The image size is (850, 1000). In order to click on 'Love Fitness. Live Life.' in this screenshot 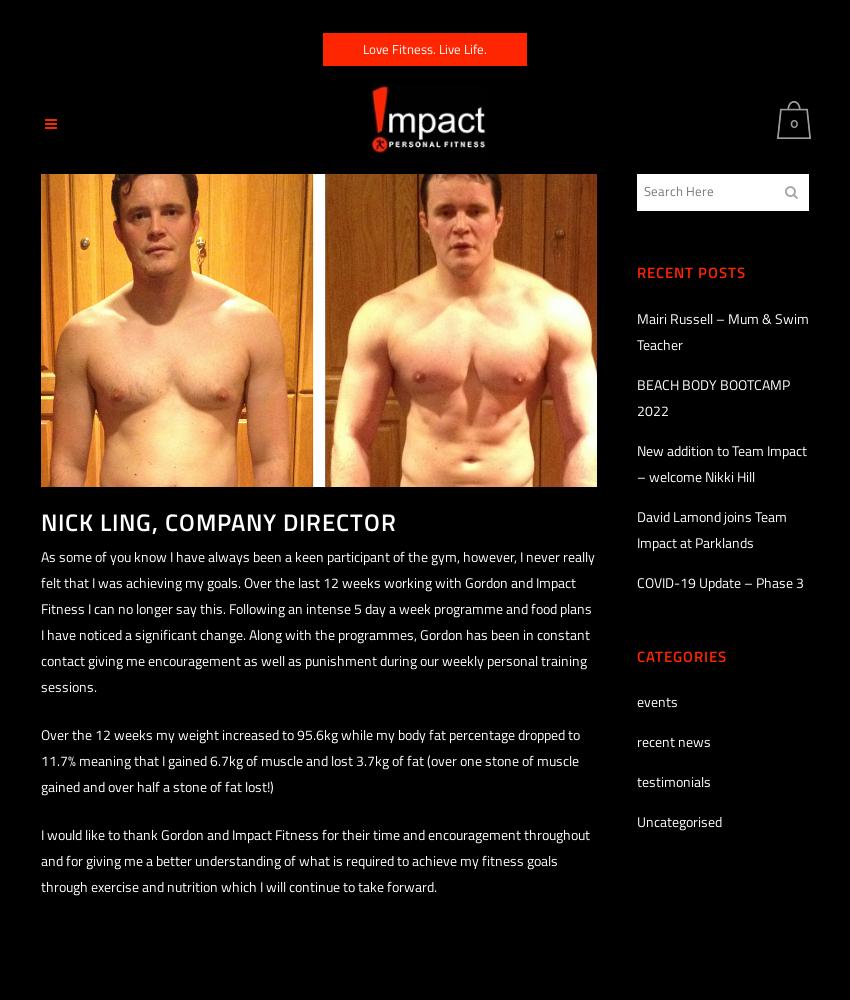, I will do `click(362, 49)`.